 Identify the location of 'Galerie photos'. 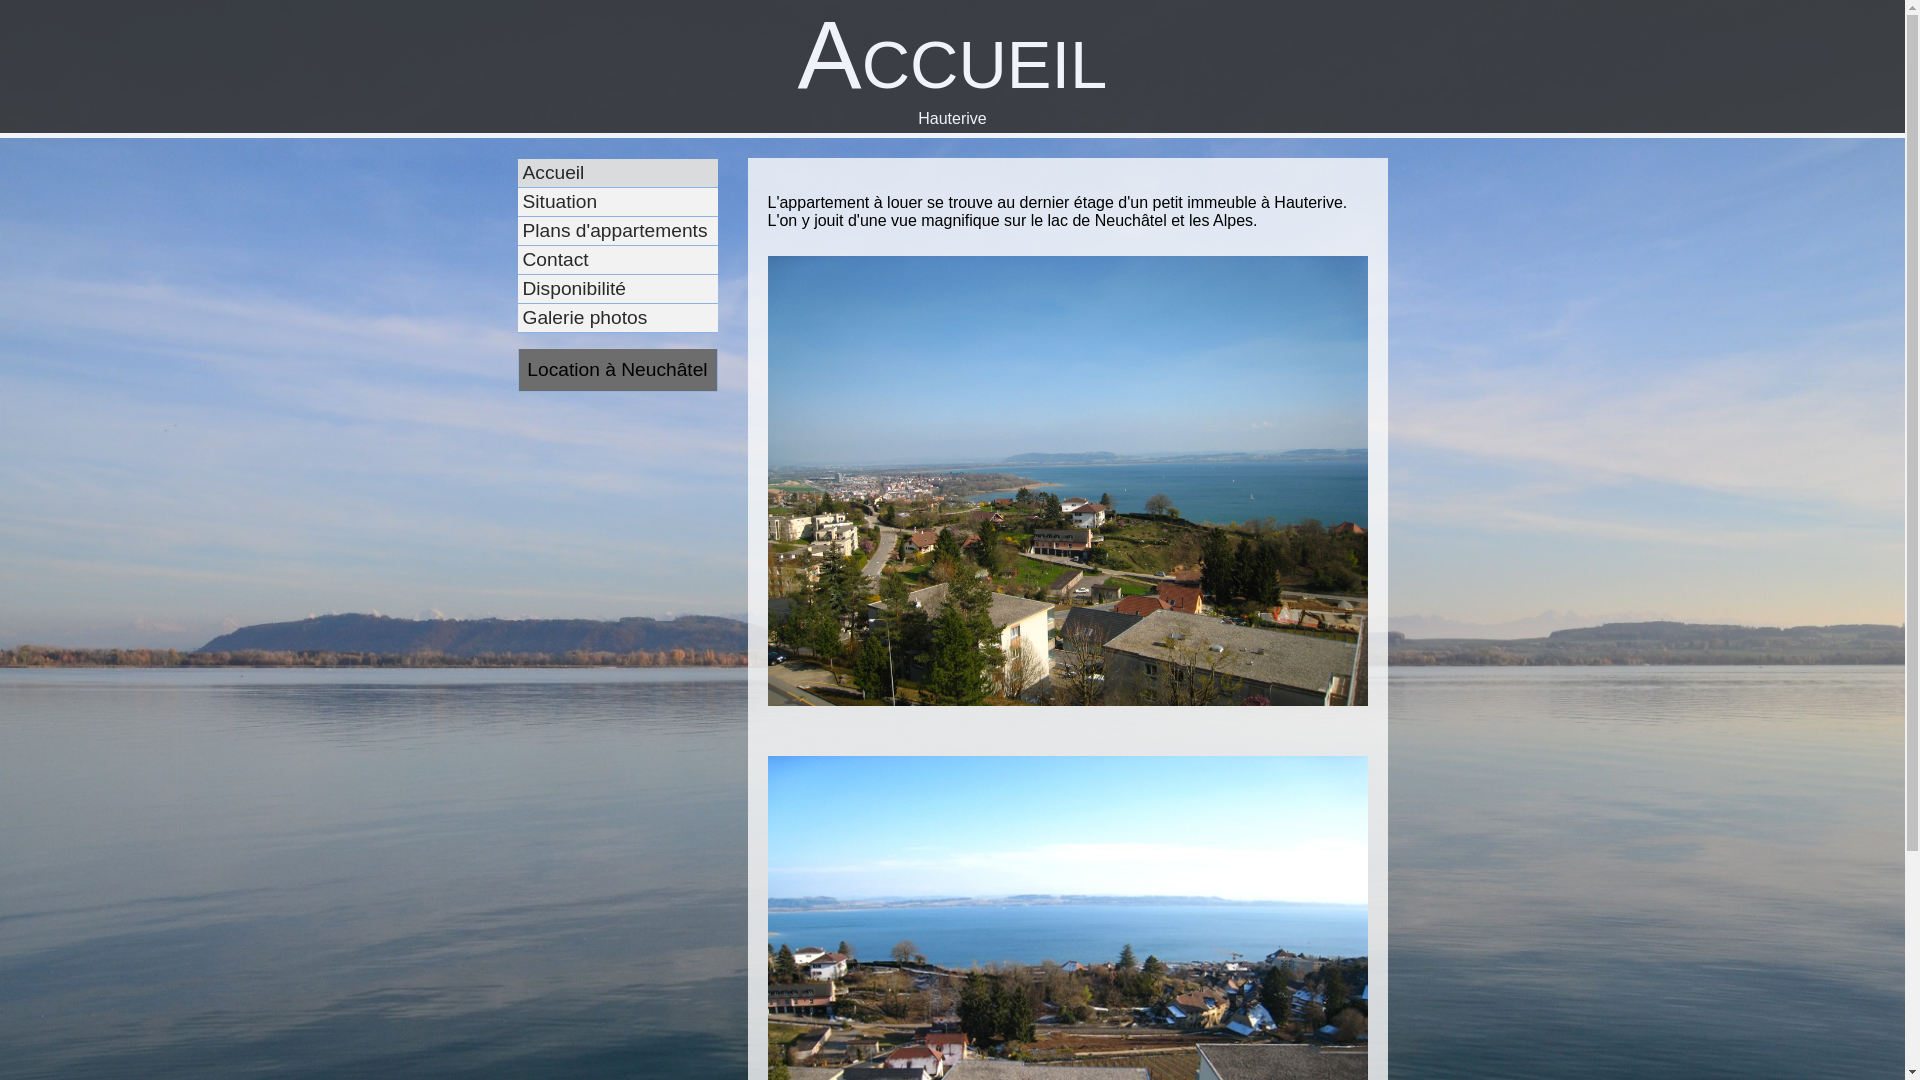
(637, 317).